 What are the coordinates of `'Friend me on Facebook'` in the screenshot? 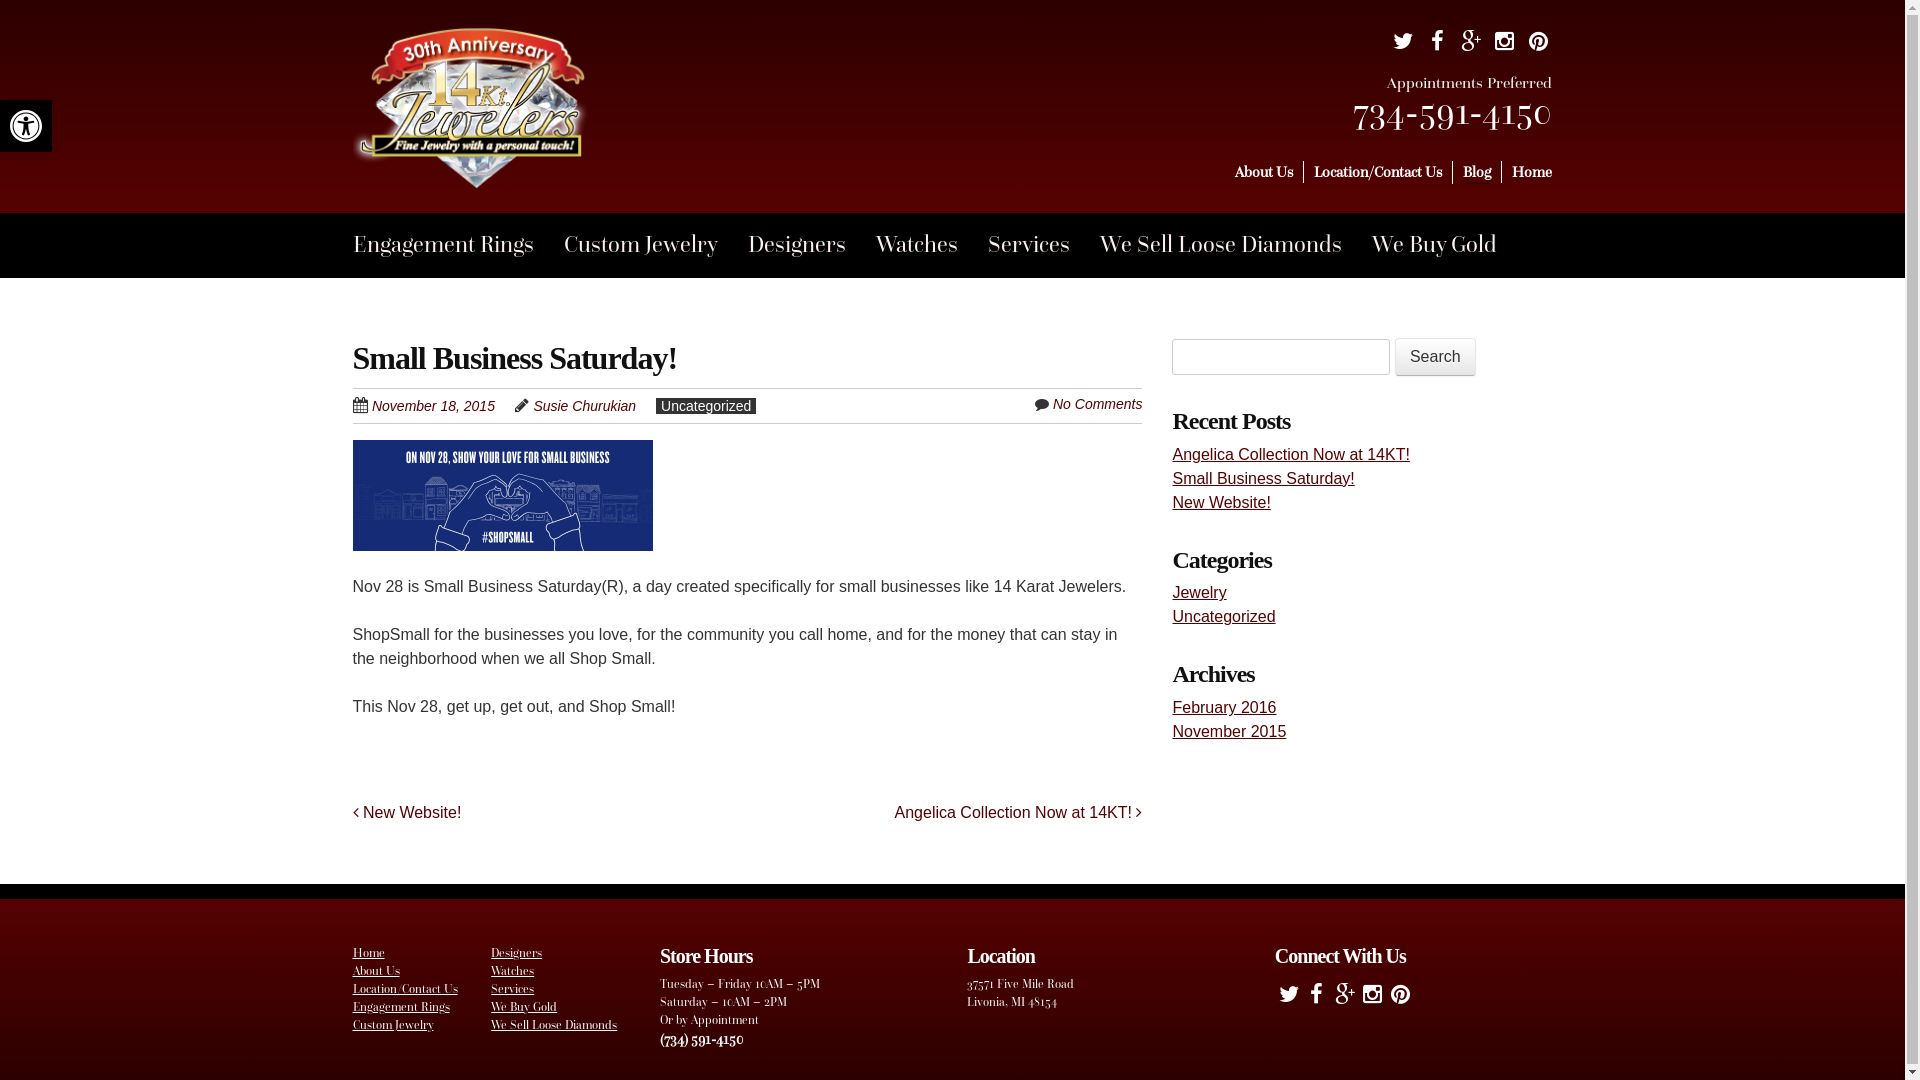 It's located at (1421, 45).